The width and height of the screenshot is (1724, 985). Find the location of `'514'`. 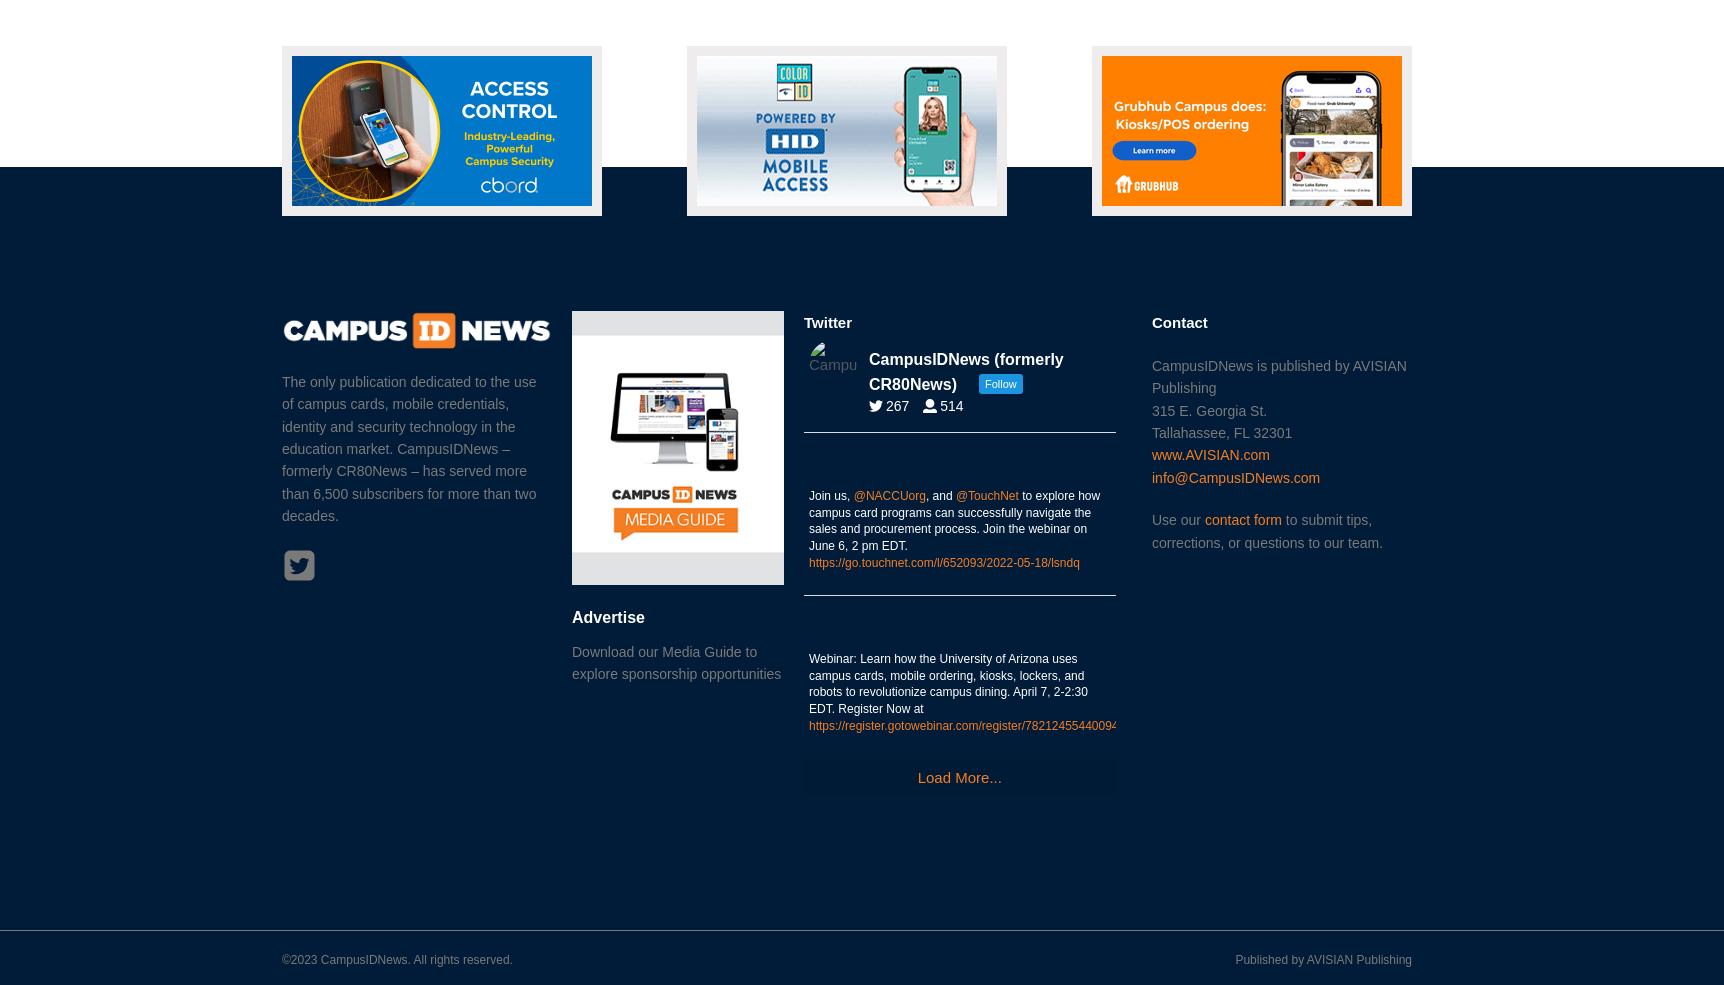

'514' is located at coordinates (950, 404).